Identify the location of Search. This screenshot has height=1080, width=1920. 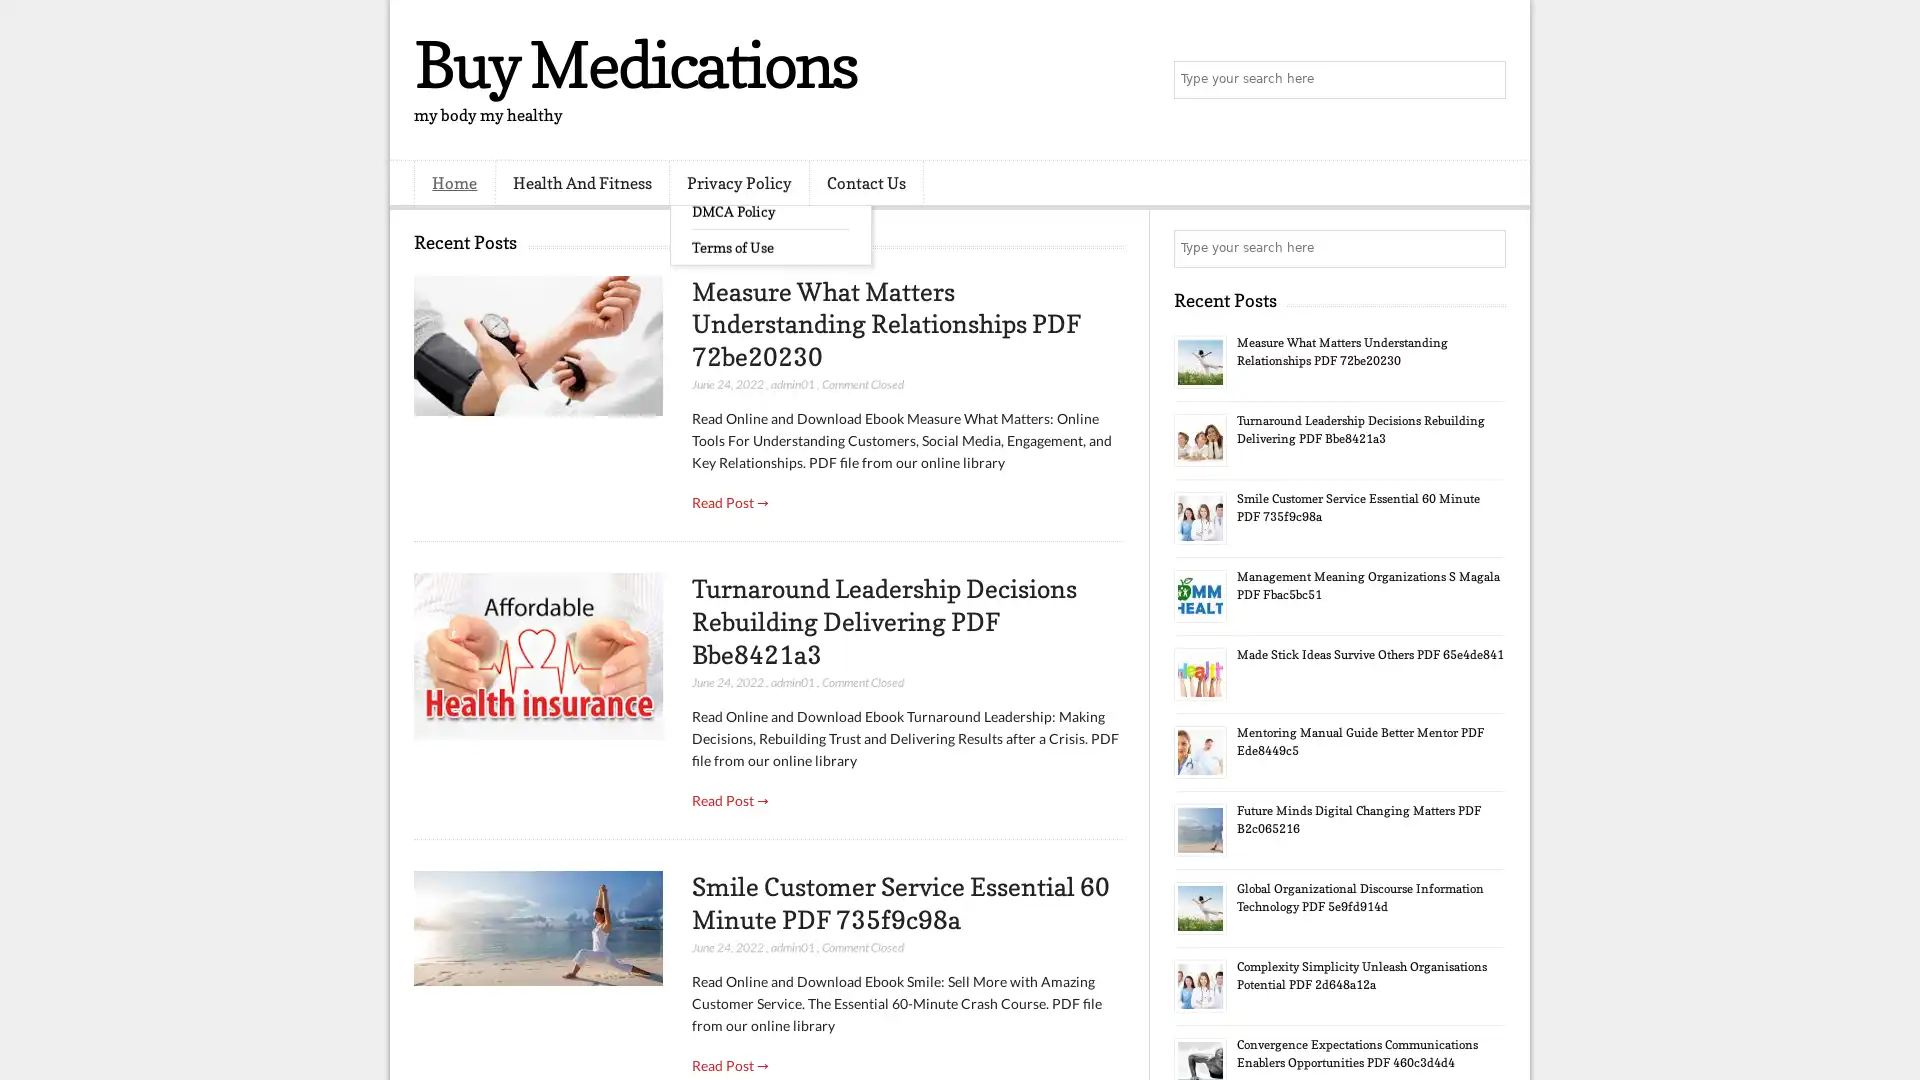
(1485, 80).